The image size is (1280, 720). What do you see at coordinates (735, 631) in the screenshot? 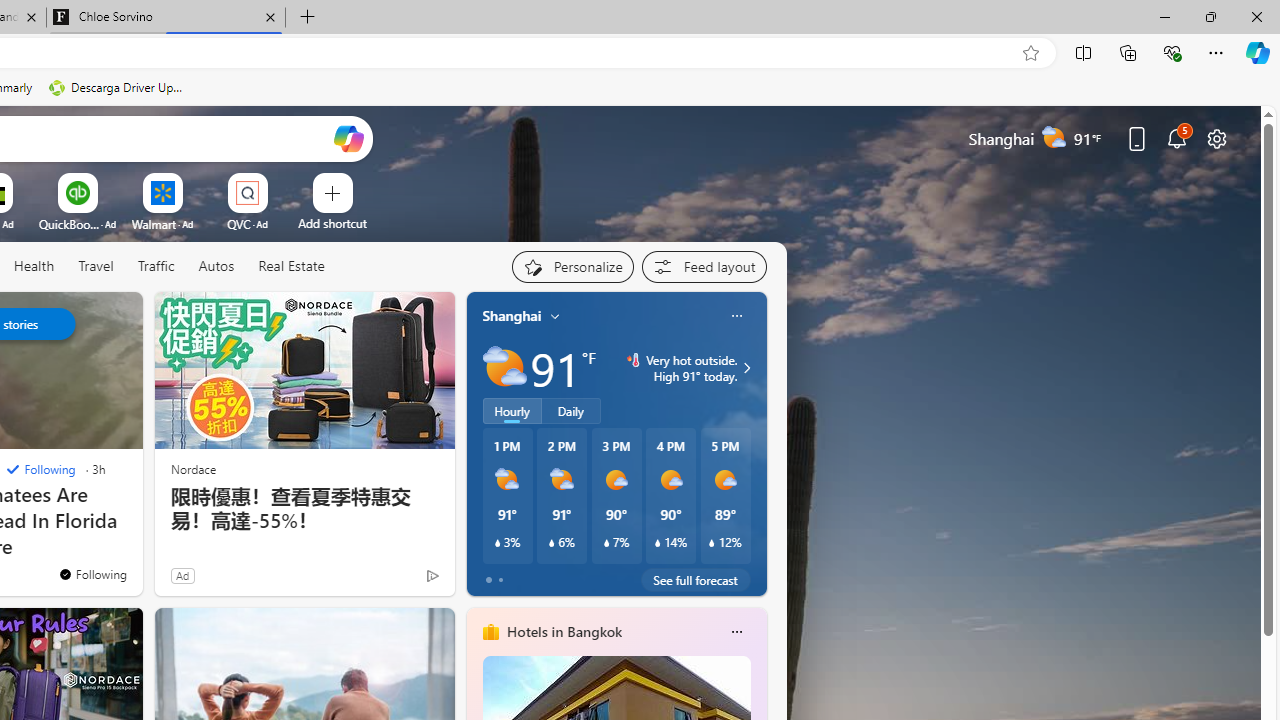
I see `'More options'` at bounding box center [735, 631].